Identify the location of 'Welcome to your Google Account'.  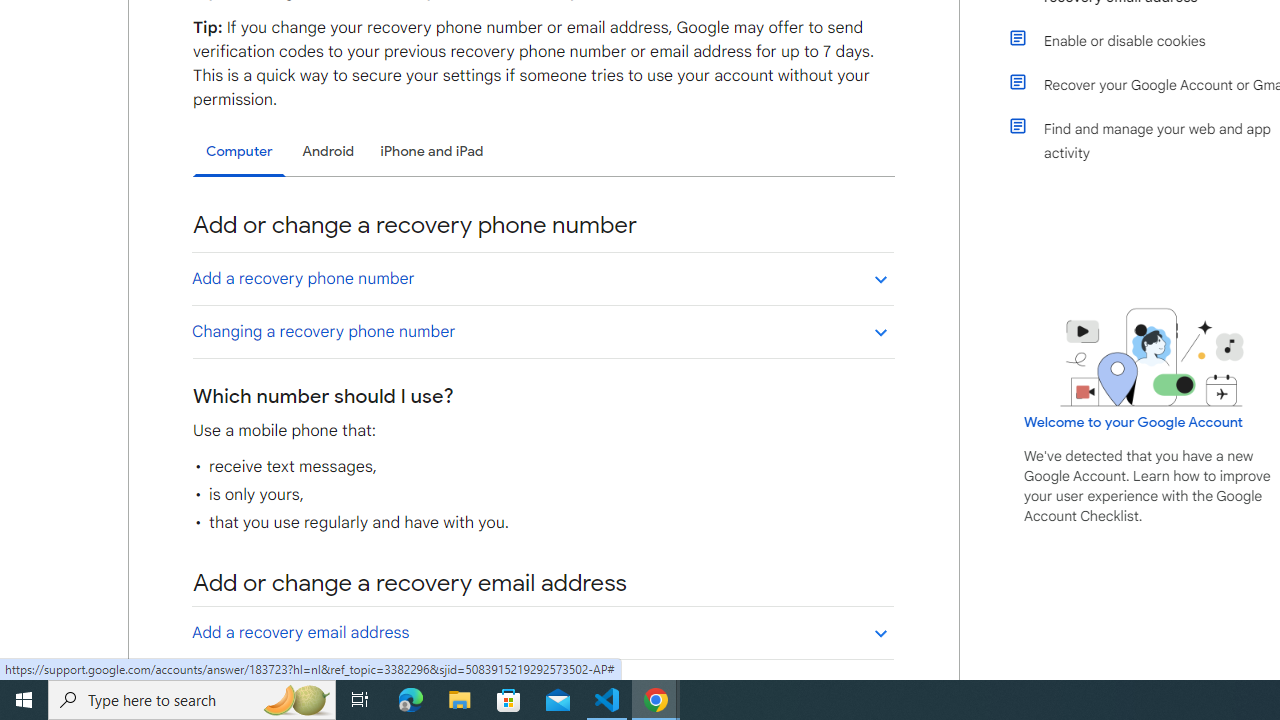
(1134, 421).